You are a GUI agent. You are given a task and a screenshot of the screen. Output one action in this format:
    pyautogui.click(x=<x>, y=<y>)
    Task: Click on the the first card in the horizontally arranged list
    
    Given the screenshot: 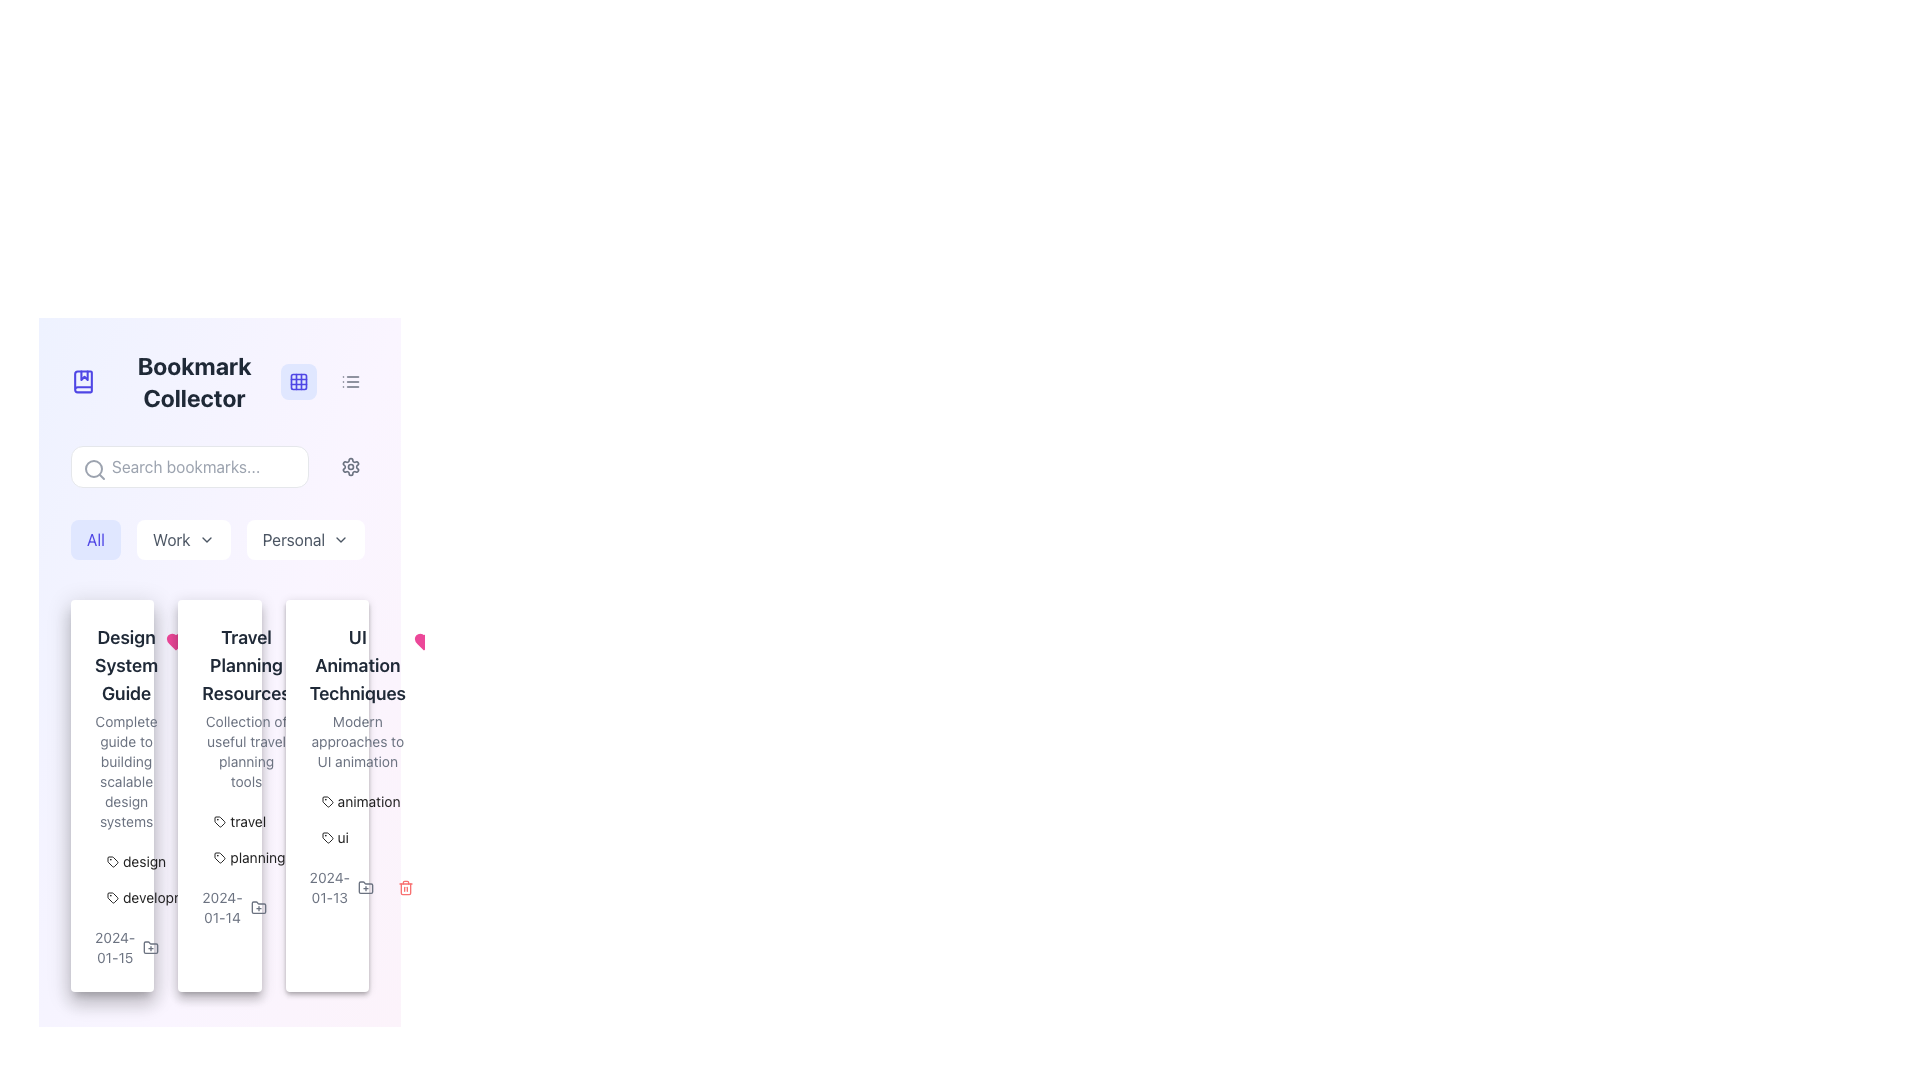 What is the action you would take?
    pyautogui.click(x=111, y=794)
    